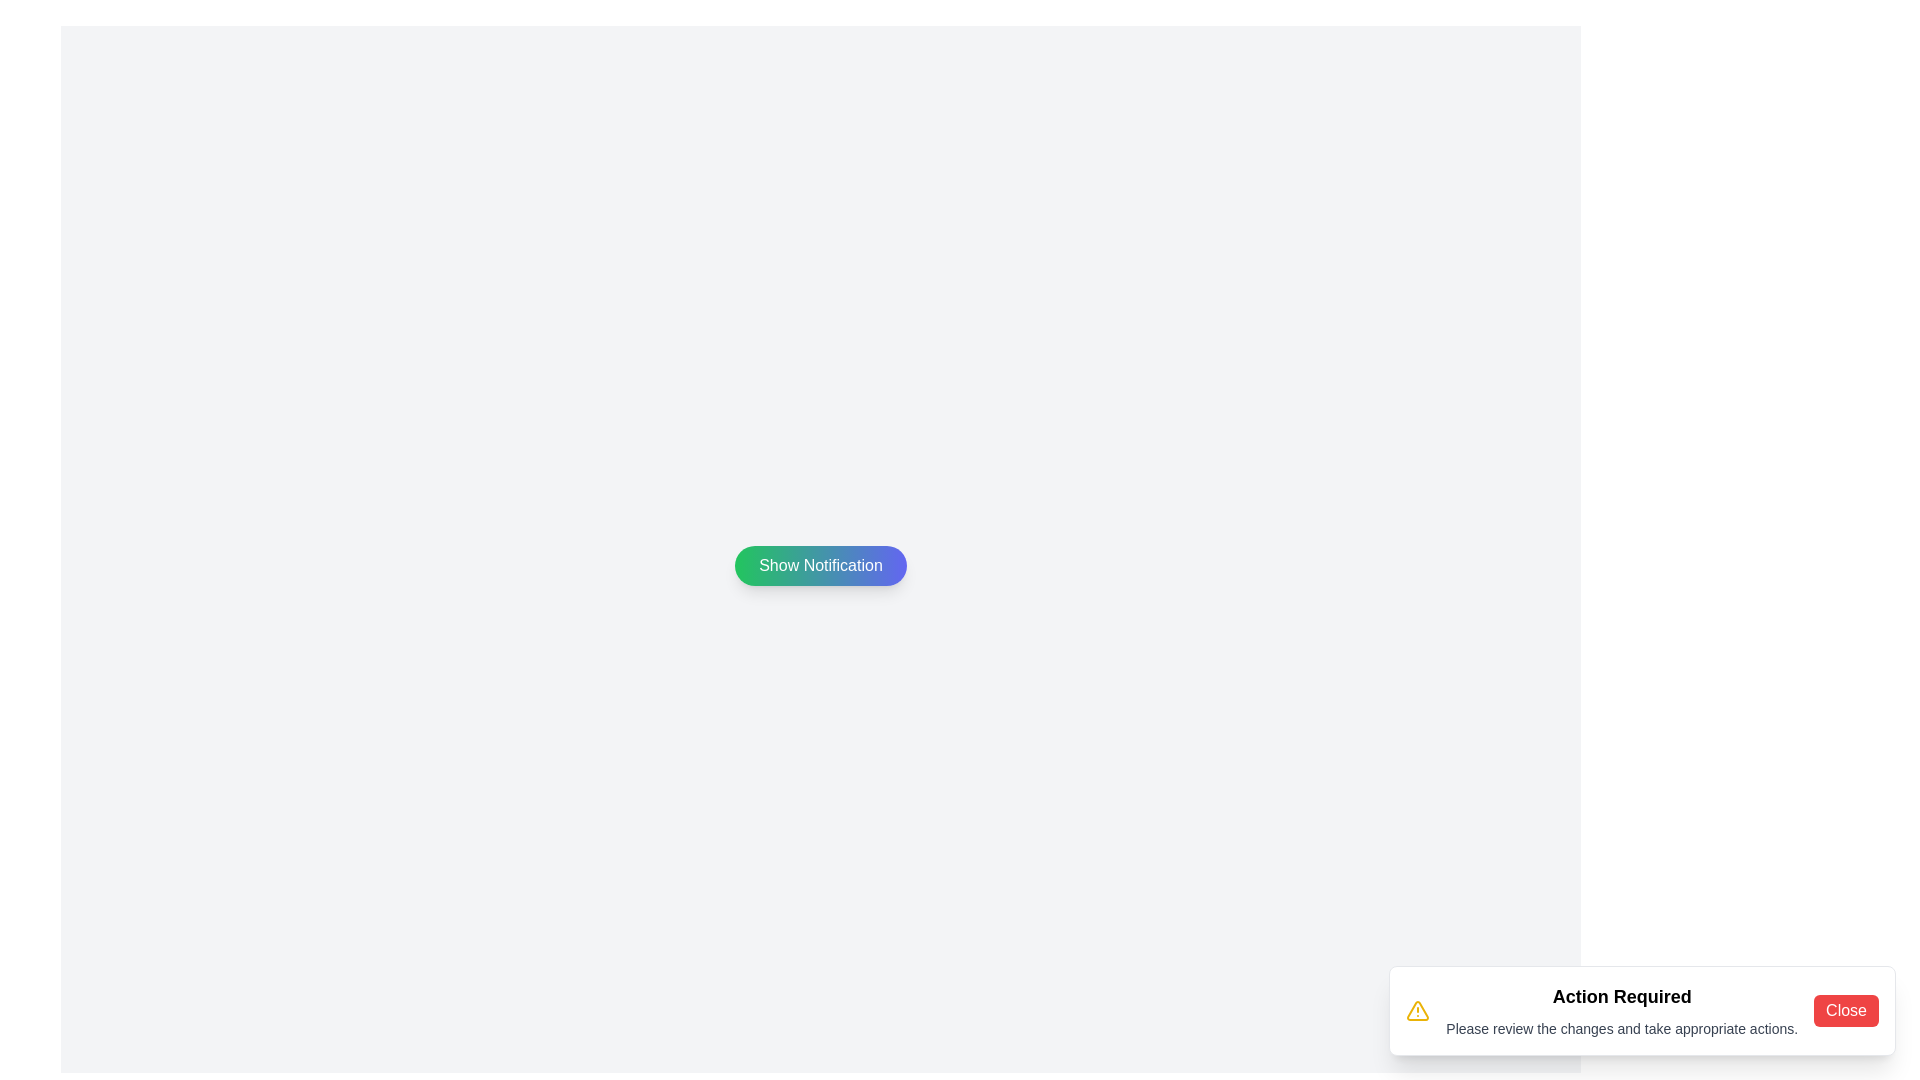  I want to click on the 'Close' button to hide the notification, so click(1845, 1010).